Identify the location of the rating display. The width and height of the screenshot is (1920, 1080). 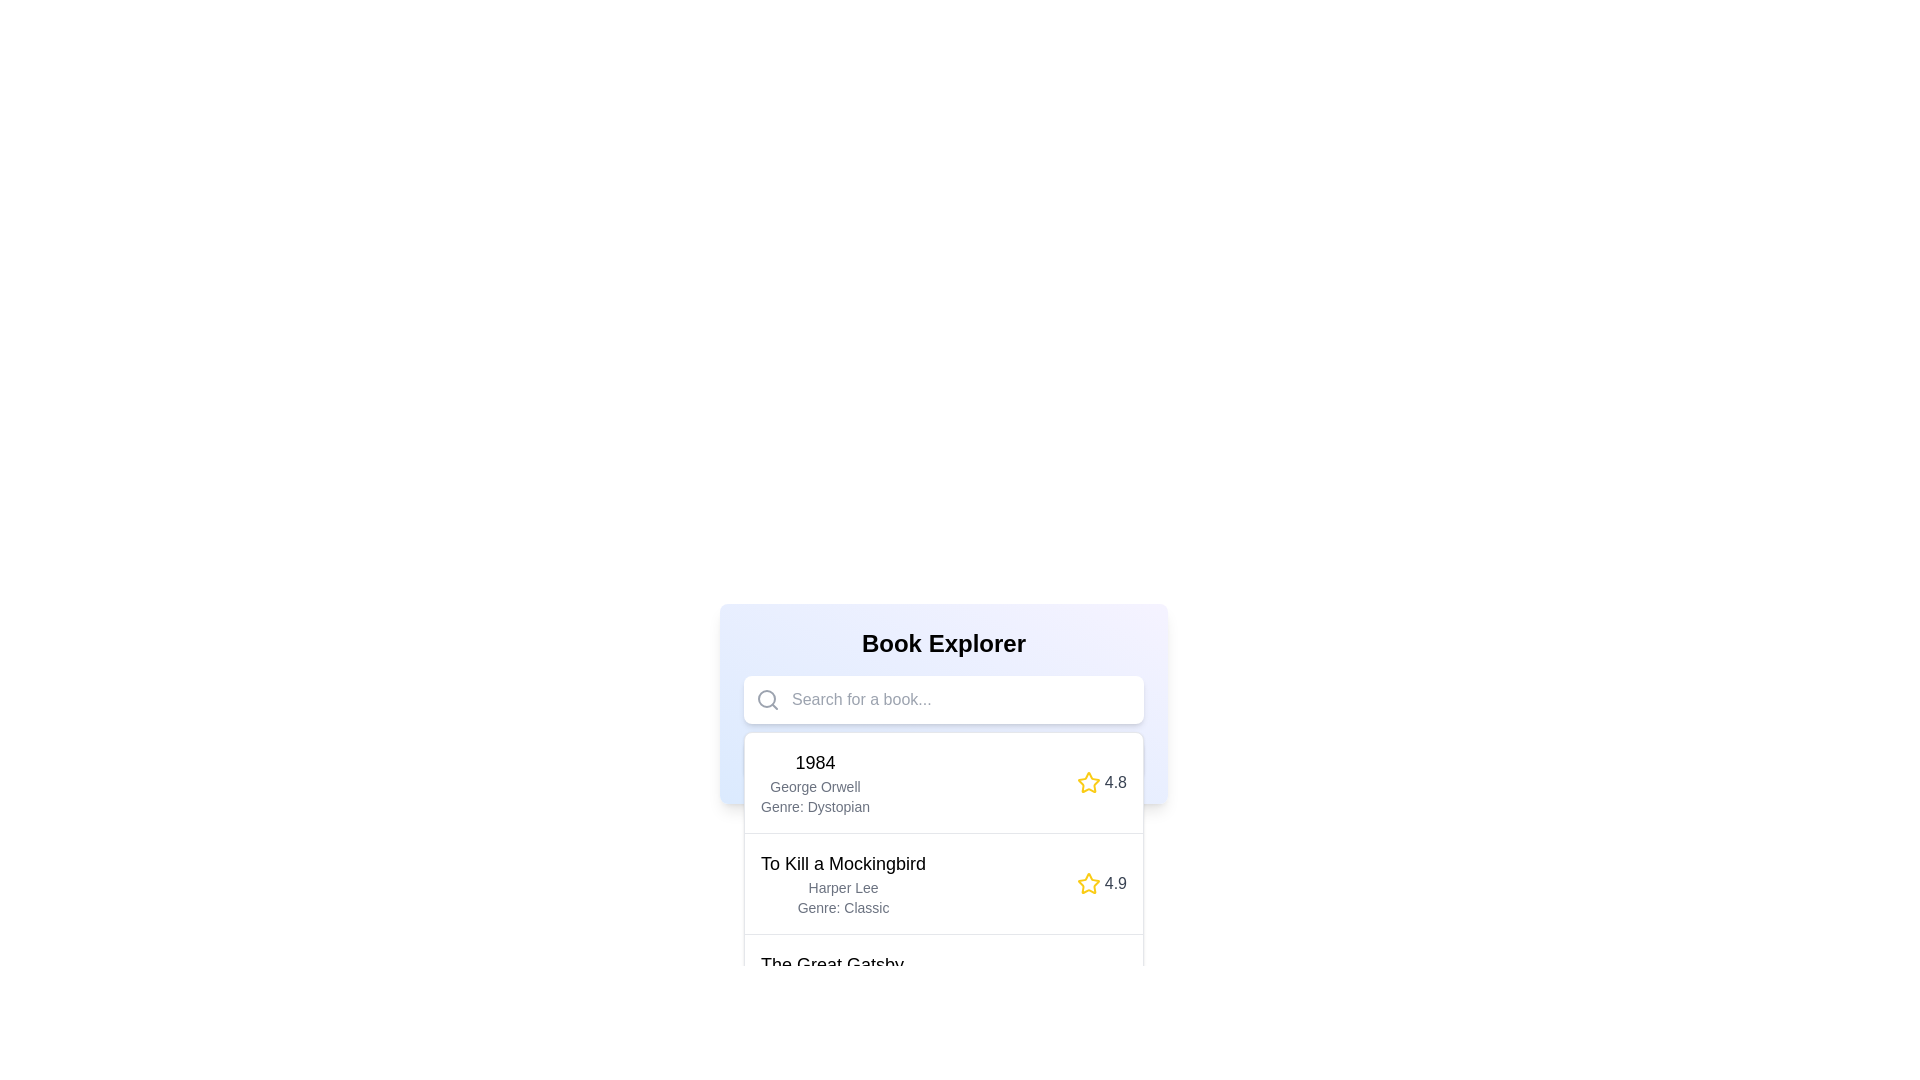
(1100, 782).